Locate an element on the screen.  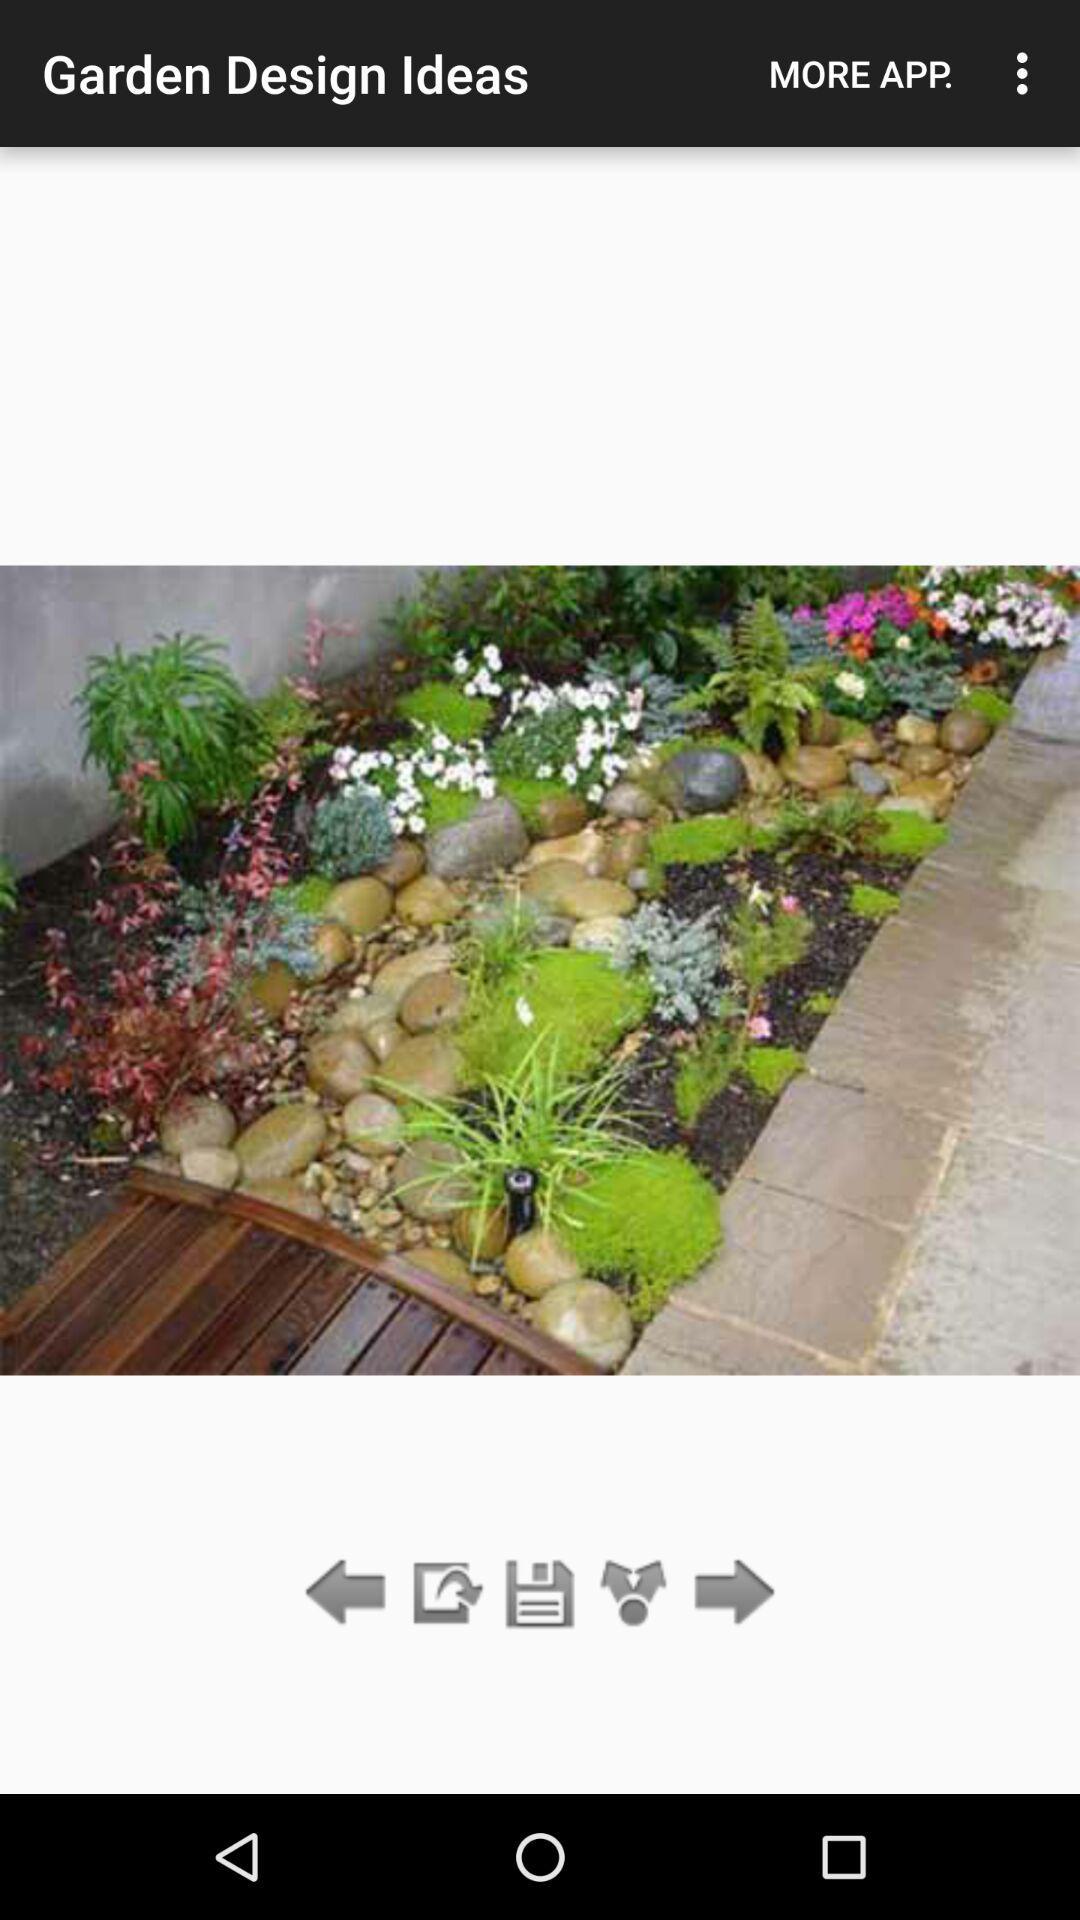
the arrow_forward icon is located at coordinates (729, 1593).